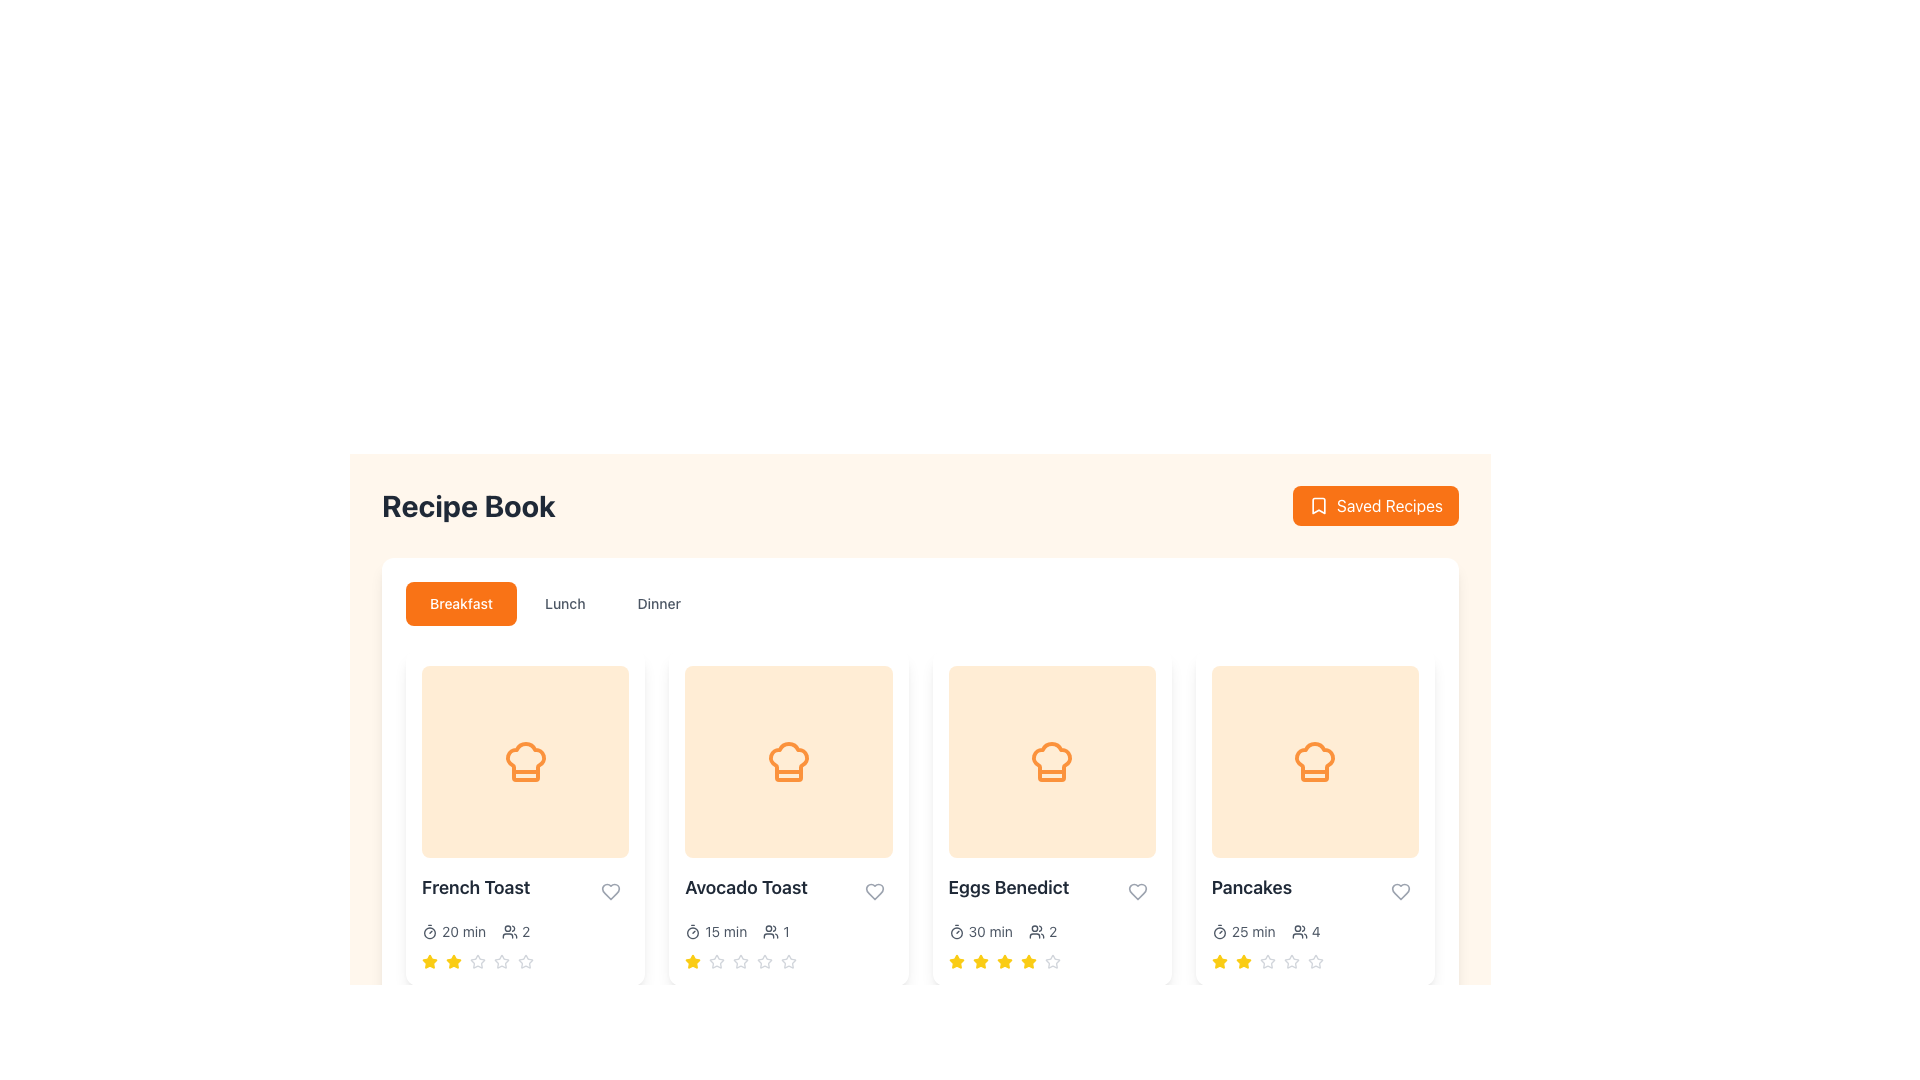 Image resolution: width=1920 pixels, height=1080 pixels. What do you see at coordinates (1319, 504) in the screenshot?
I see `the small white bookmark icon located within the 'Saved Recipes' button, which has an orange background and is positioned to the left of the text 'Saved Recipes'` at bounding box center [1319, 504].